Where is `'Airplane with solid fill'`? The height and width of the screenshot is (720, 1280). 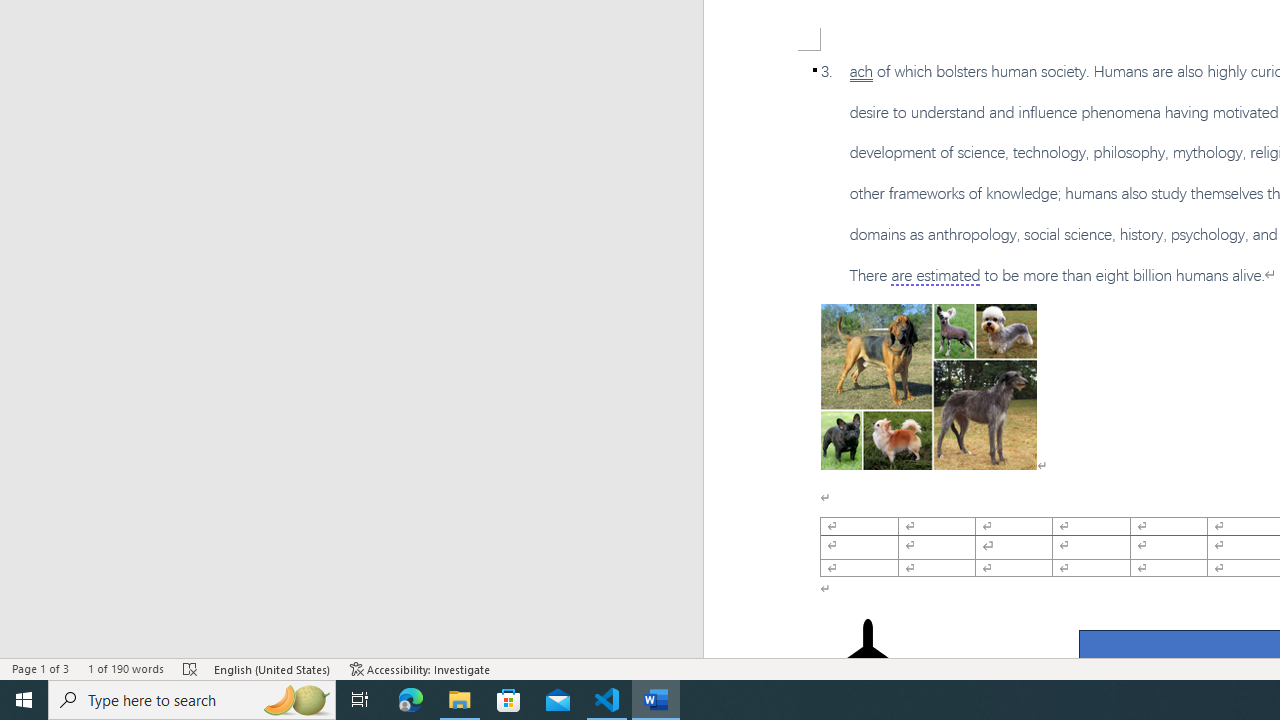
'Airplane with solid fill' is located at coordinates (867, 658).